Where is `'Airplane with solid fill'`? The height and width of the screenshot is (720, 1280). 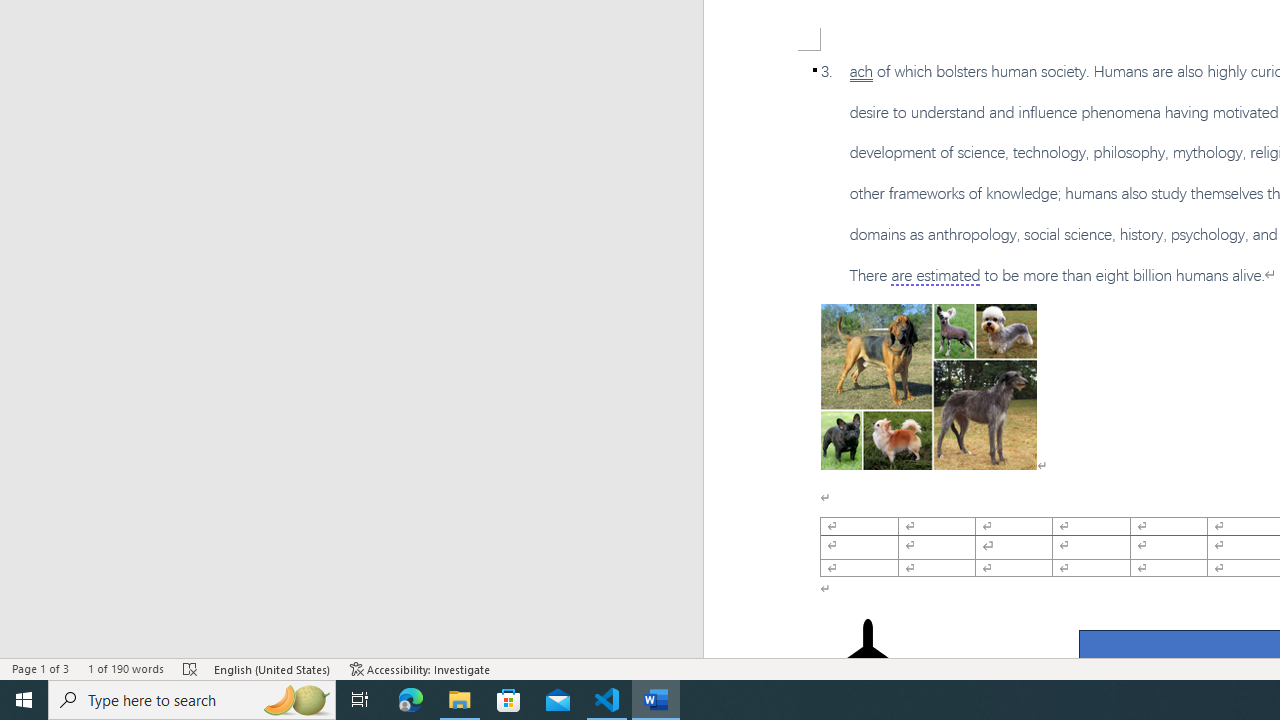
'Airplane with solid fill' is located at coordinates (867, 658).